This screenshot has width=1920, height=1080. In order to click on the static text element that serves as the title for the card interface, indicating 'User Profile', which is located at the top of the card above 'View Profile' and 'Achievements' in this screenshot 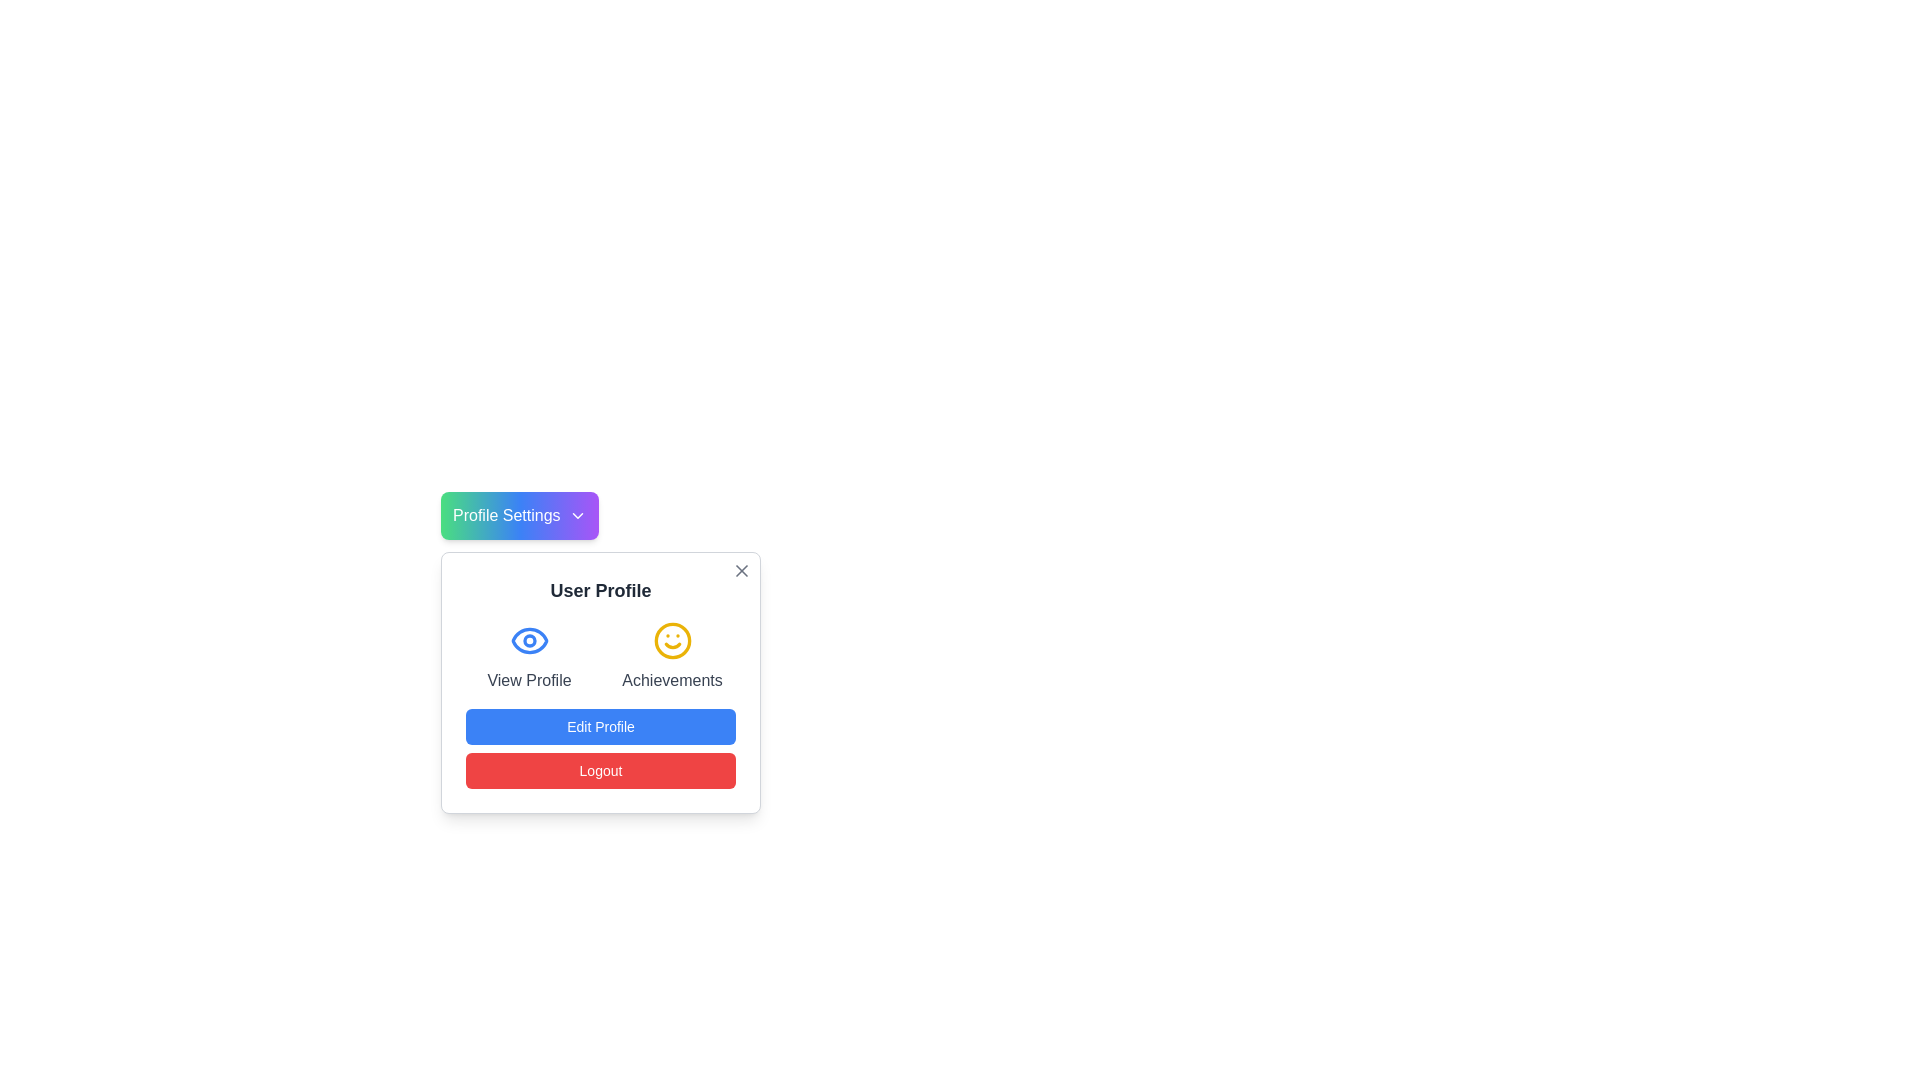, I will do `click(599, 589)`.